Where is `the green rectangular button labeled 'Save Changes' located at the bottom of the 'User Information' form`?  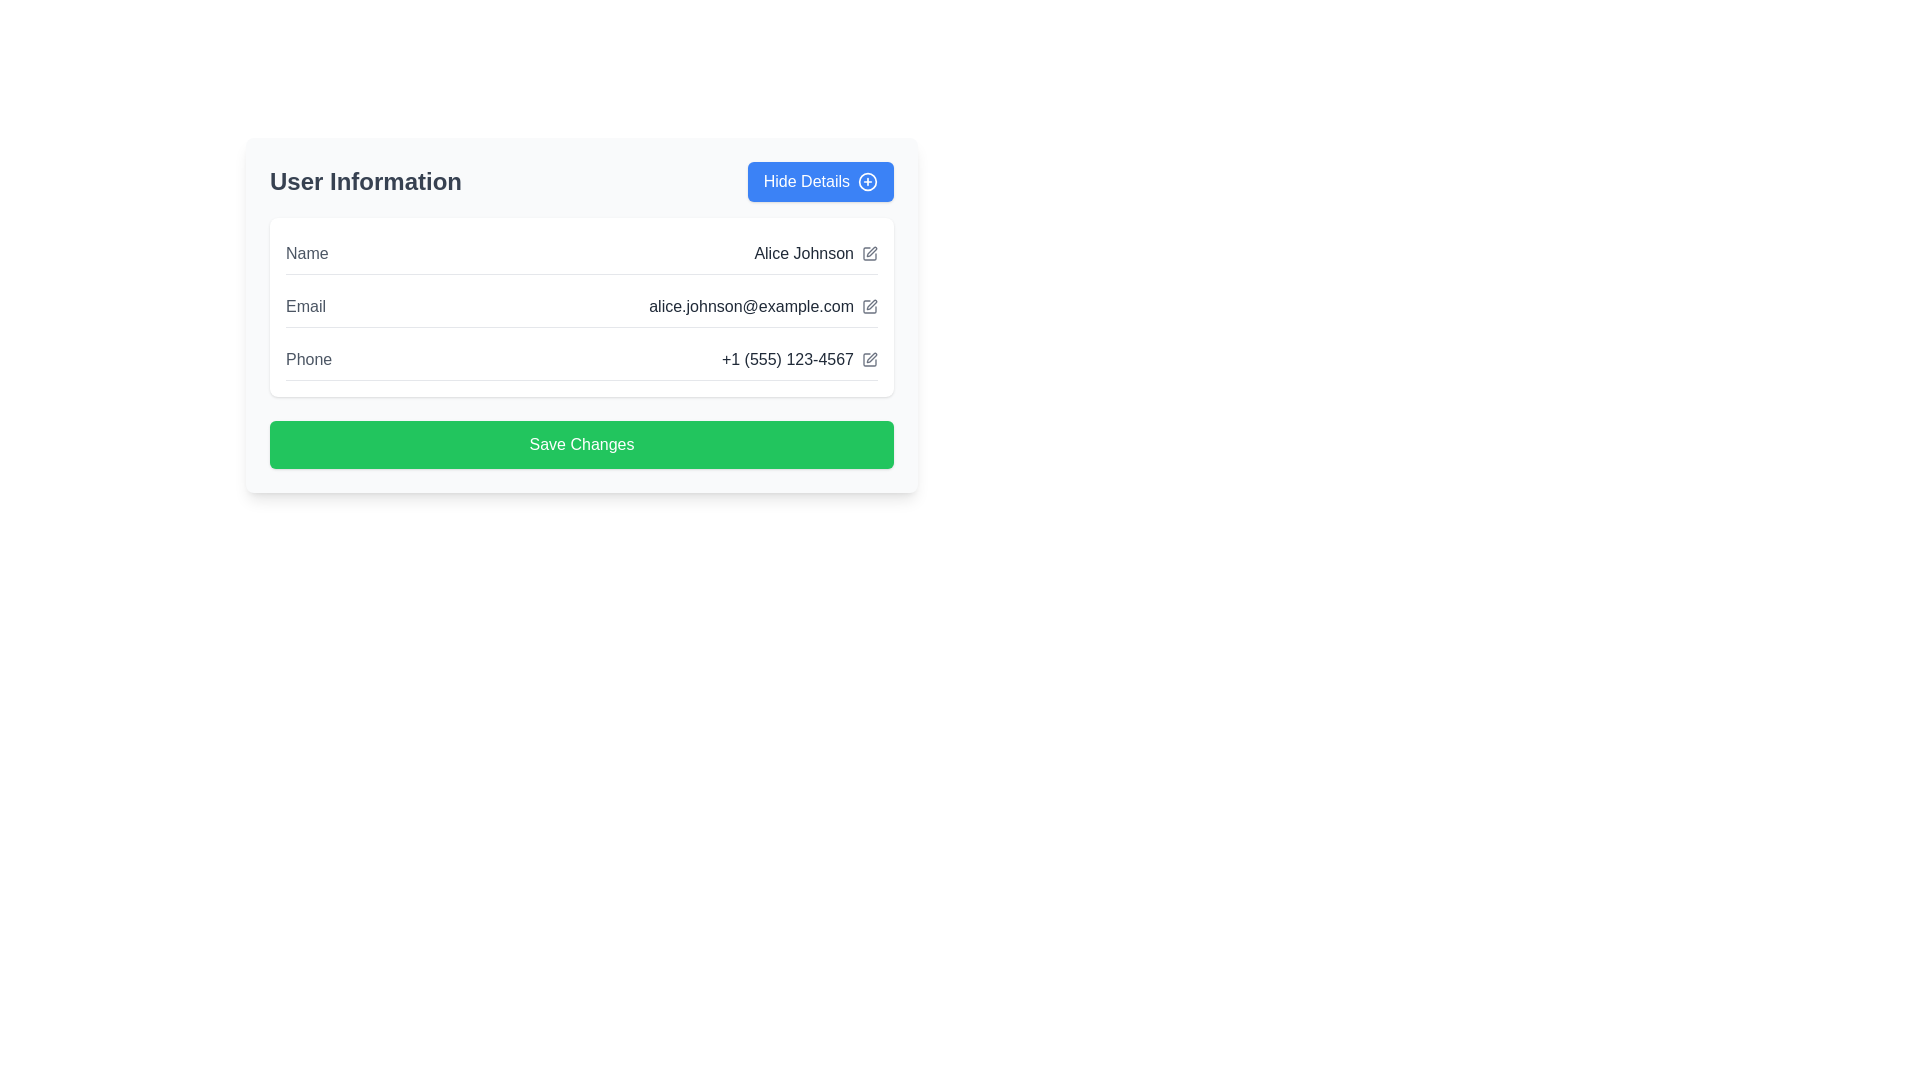
the green rectangular button labeled 'Save Changes' located at the bottom of the 'User Information' form is located at coordinates (580, 443).